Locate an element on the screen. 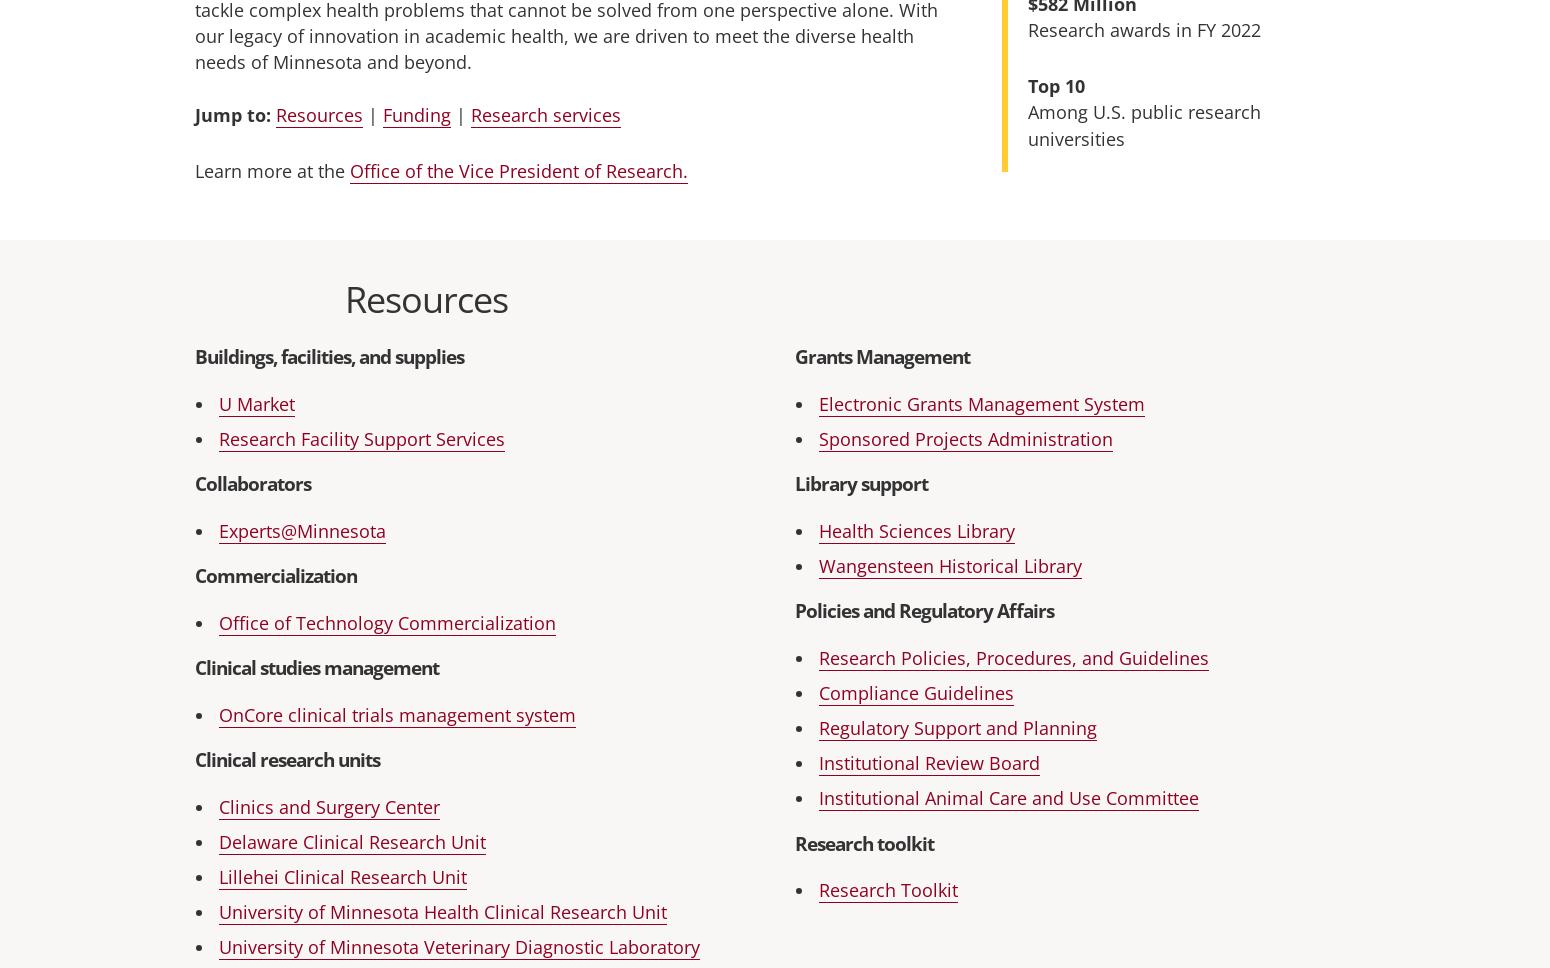 The height and width of the screenshot is (968, 1550). 'Policies and Regulatory Affairs' is located at coordinates (923, 610).